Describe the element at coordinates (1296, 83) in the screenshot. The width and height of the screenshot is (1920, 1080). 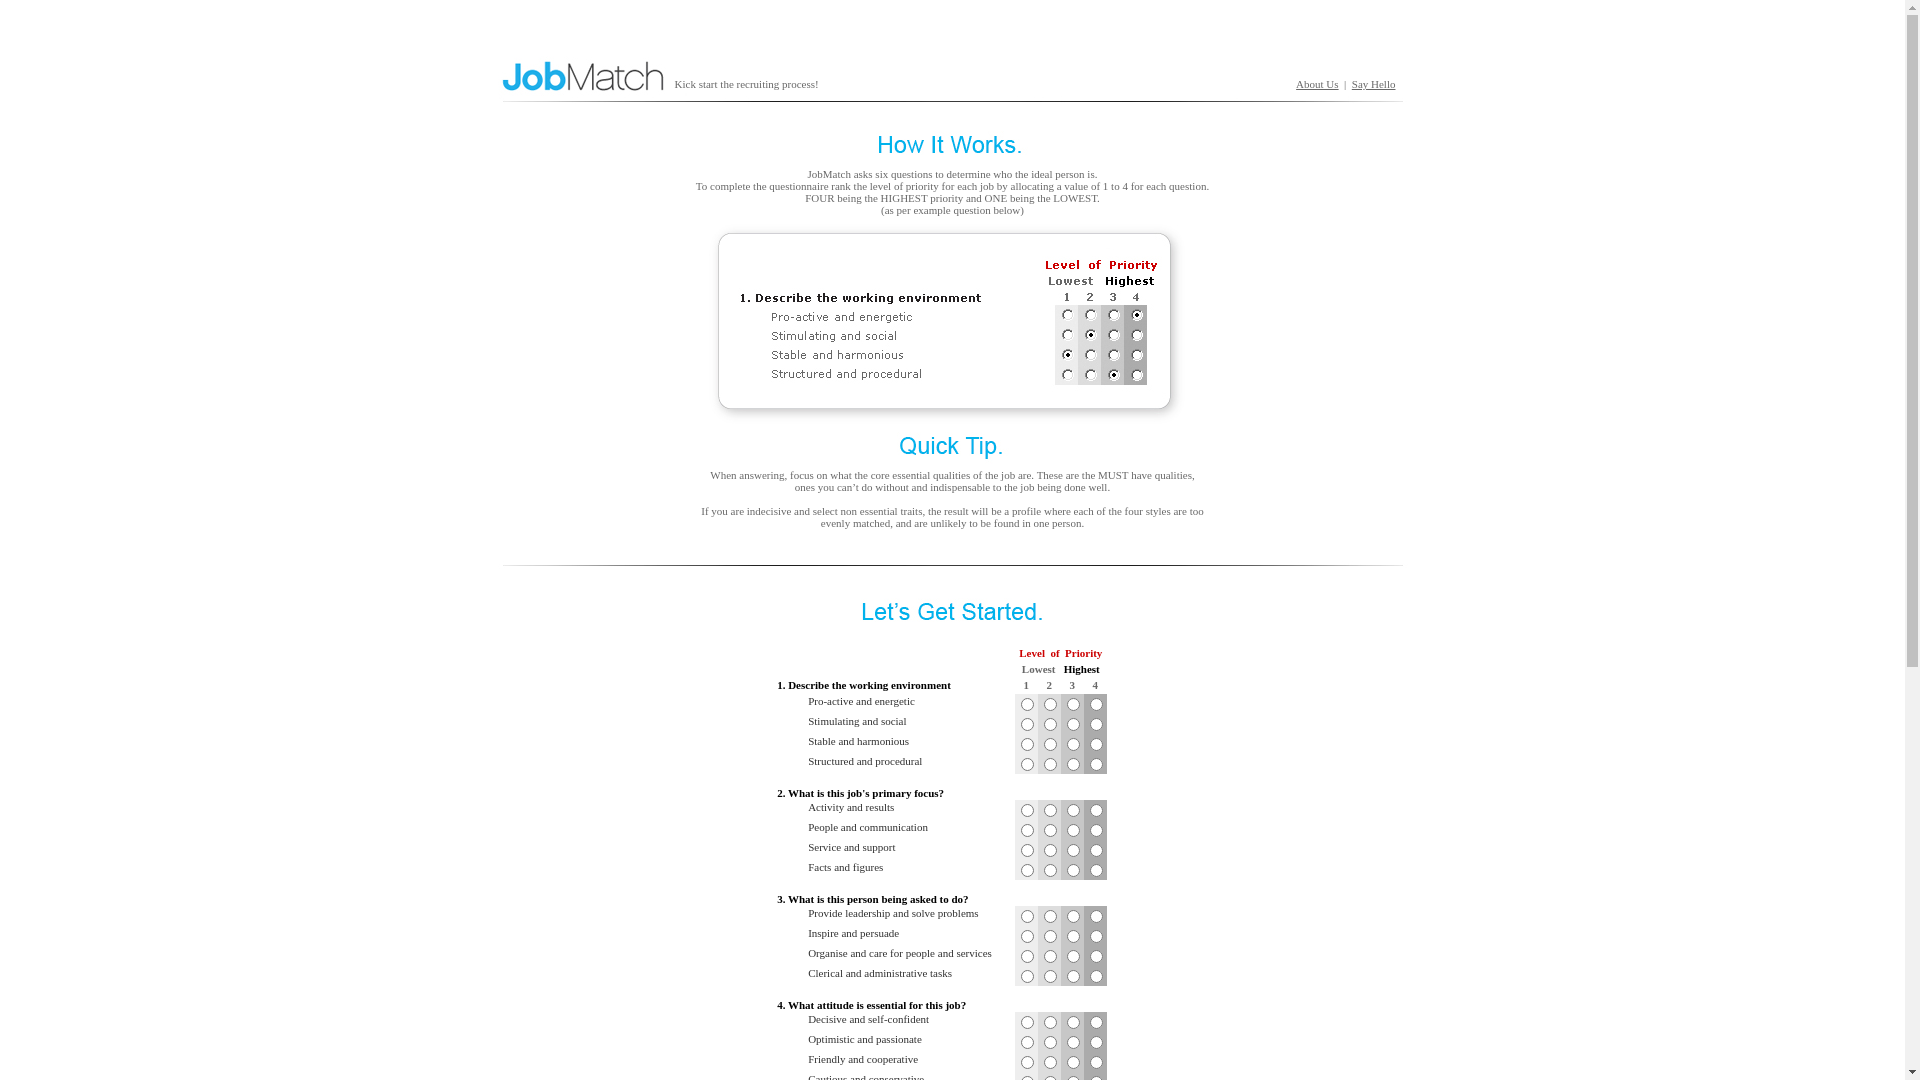
I see `'About Us'` at that location.